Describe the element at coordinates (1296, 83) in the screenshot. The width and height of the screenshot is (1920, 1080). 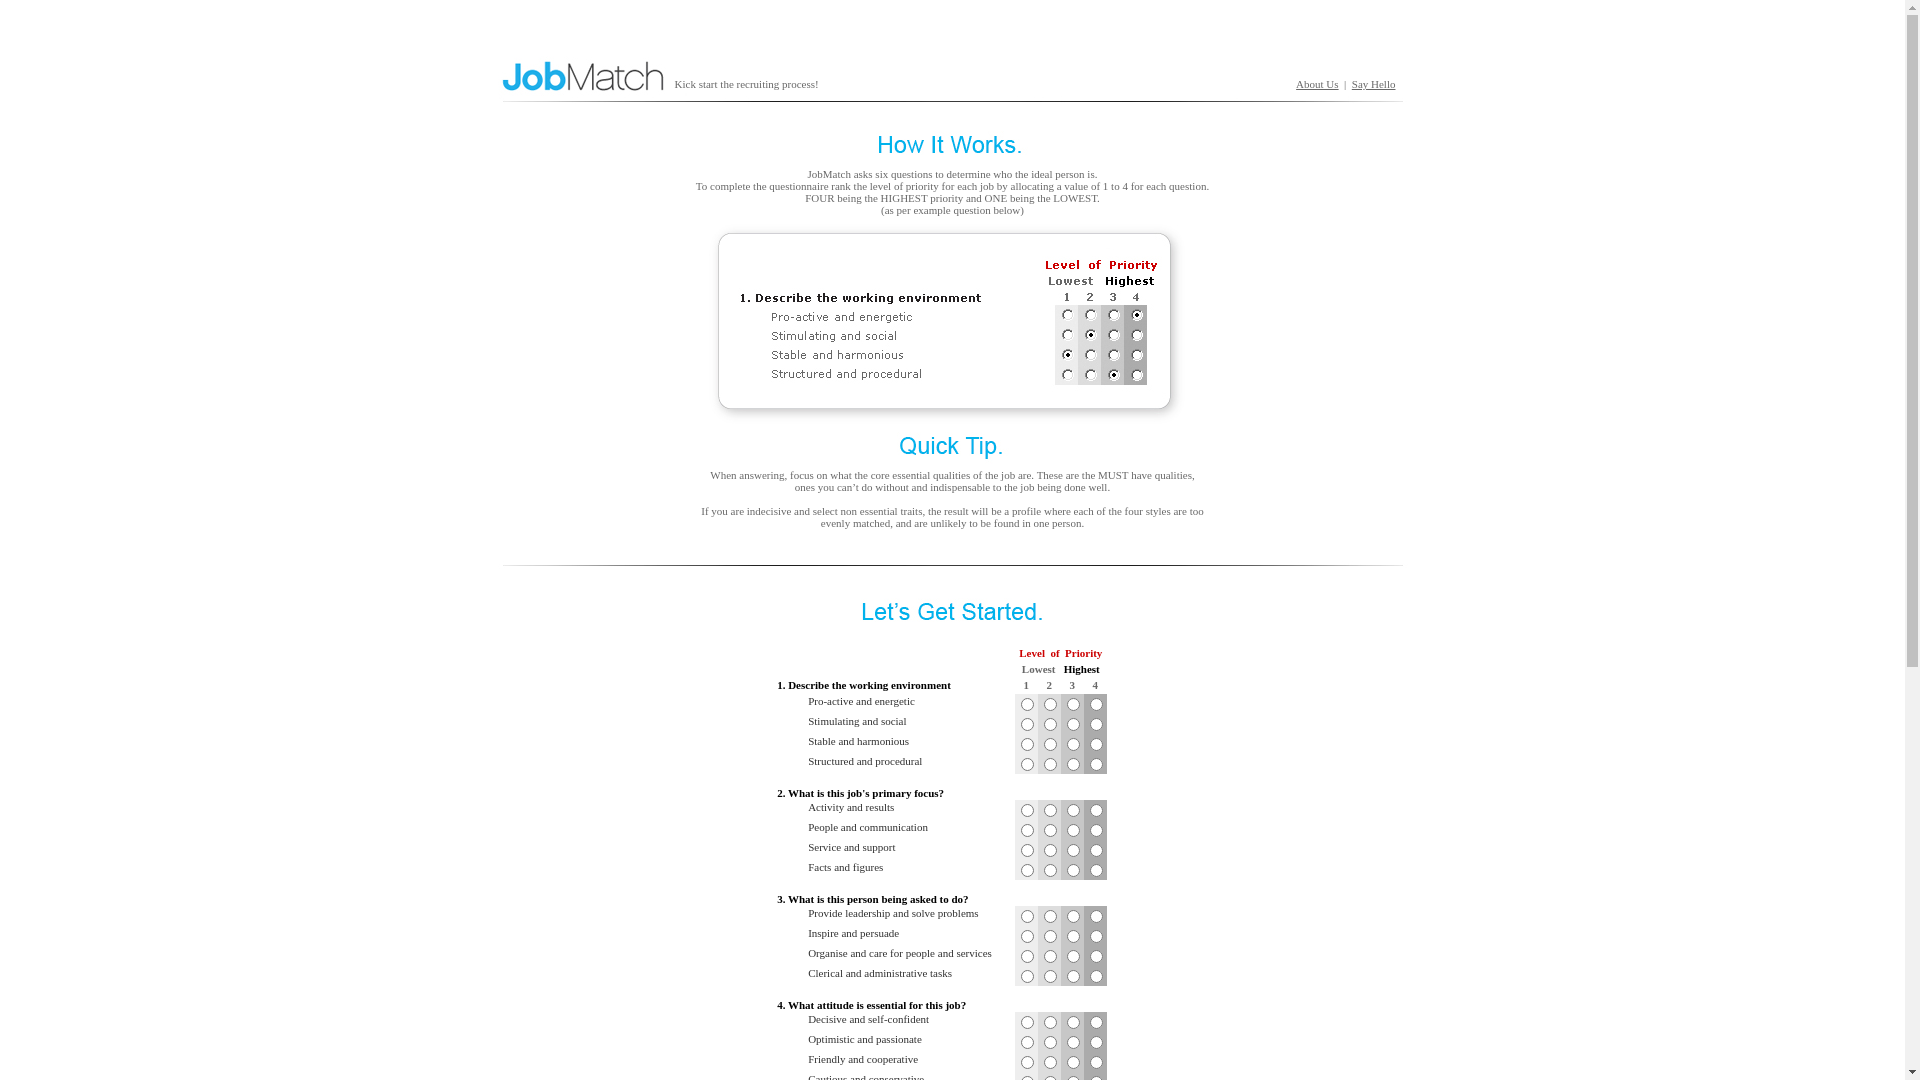
I see `'About Us'` at that location.